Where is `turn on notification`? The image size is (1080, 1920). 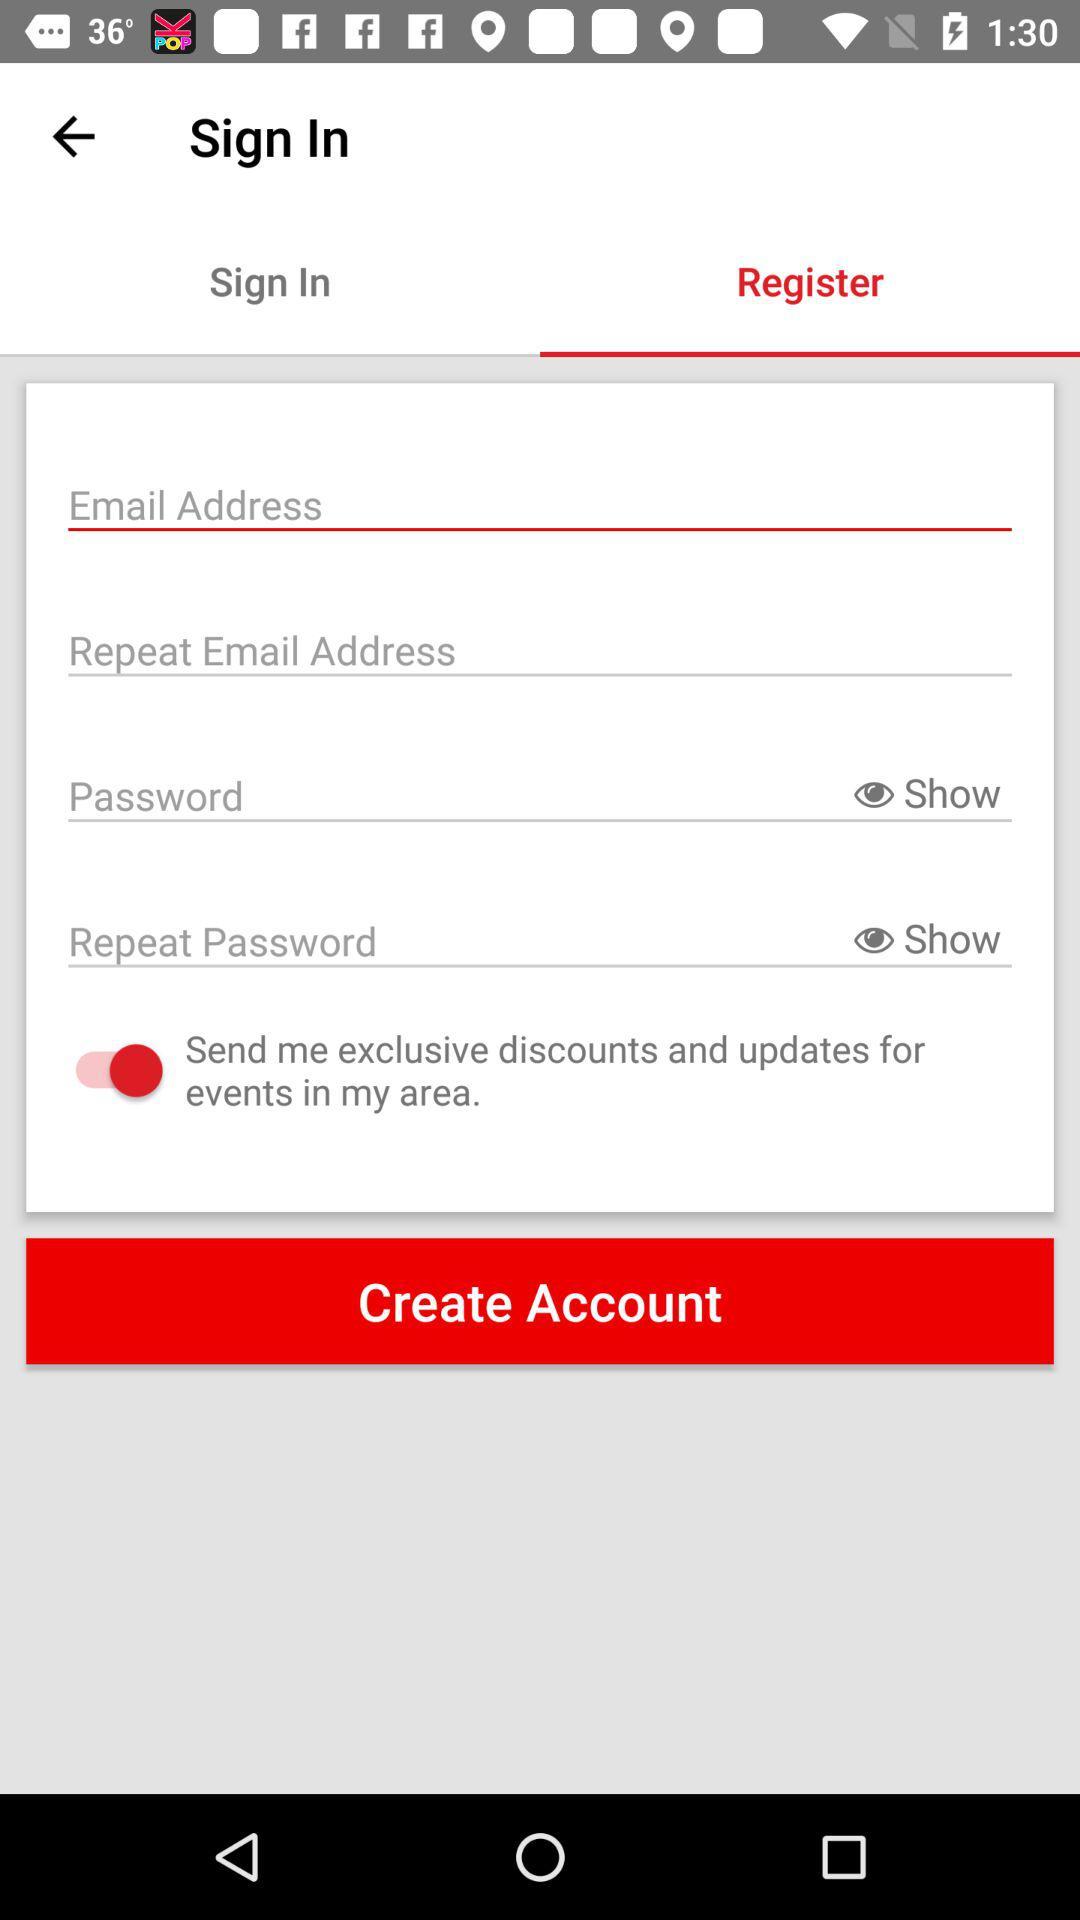
turn on notification is located at coordinates (99, 1069).